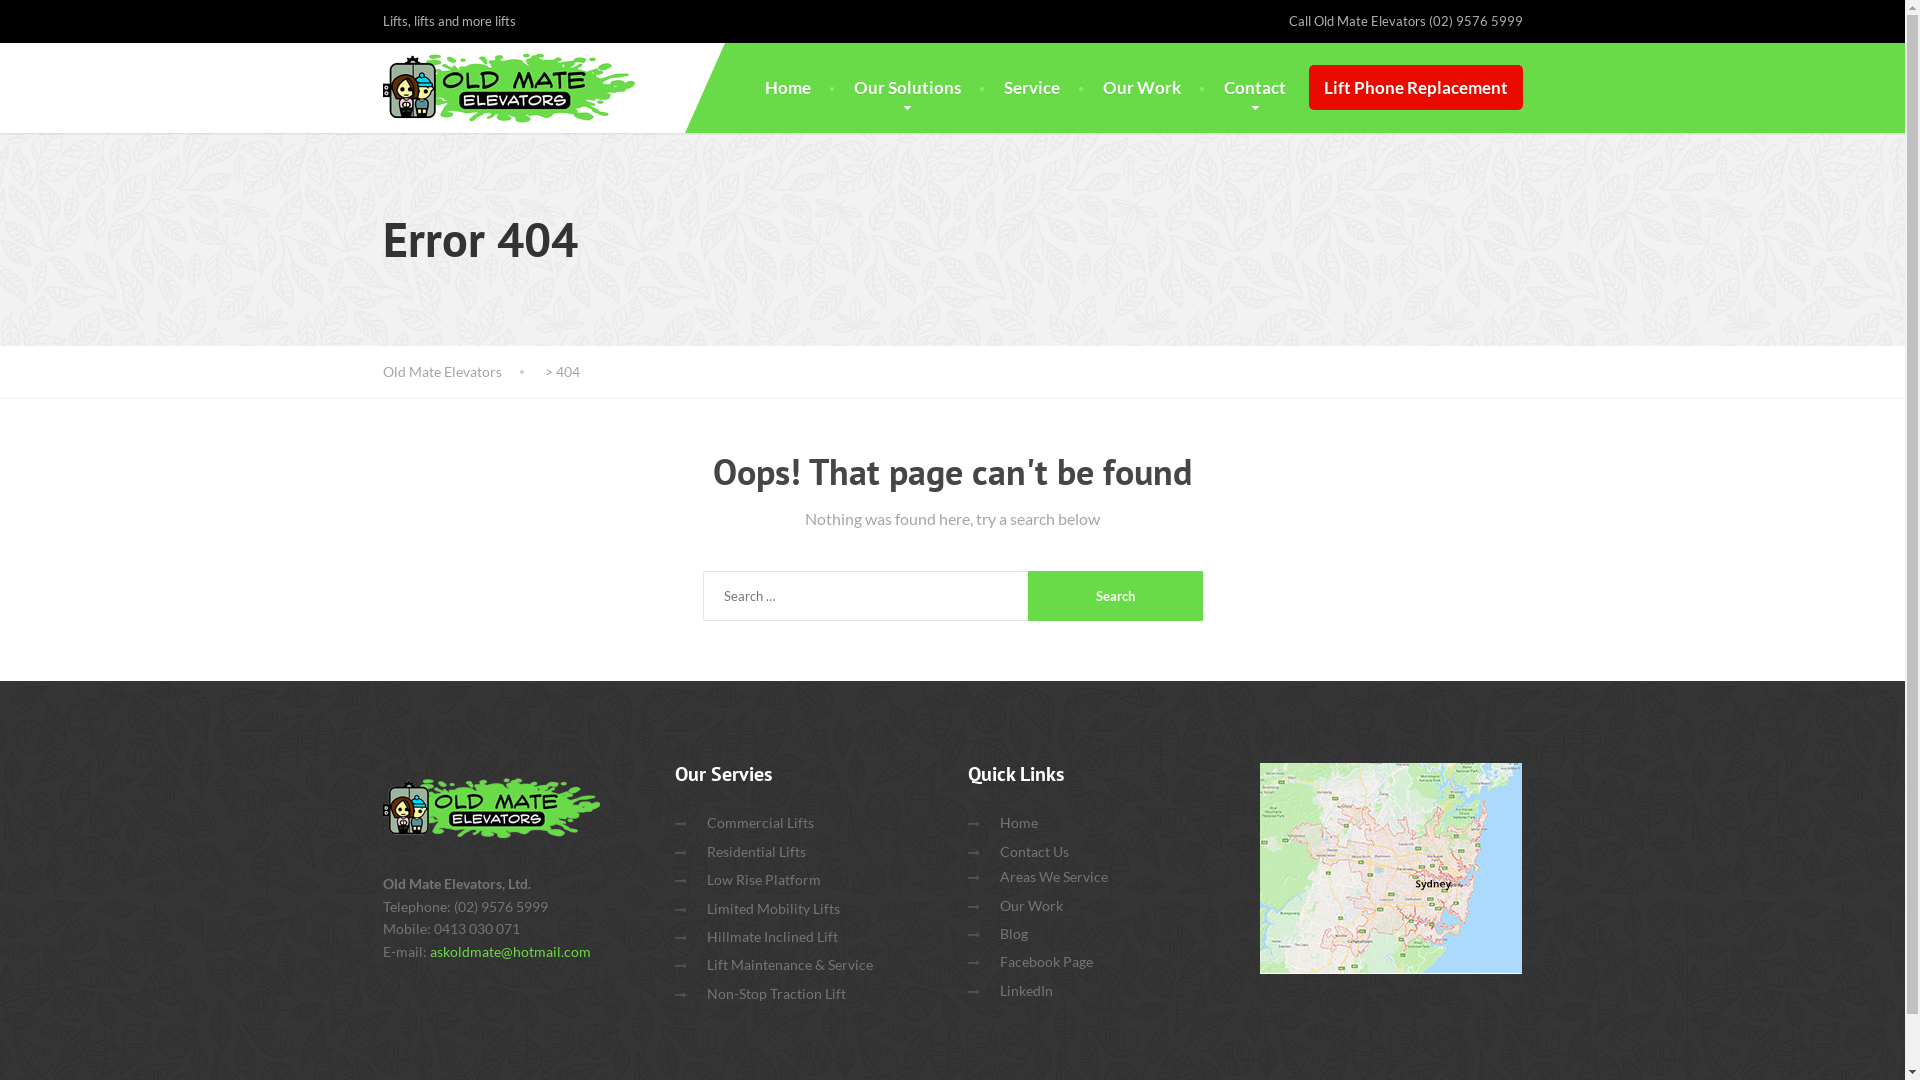 This screenshot has width=1920, height=1080. Describe the element at coordinates (771, 937) in the screenshot. I see `'Hillmate Inclined Lift'` at that location.